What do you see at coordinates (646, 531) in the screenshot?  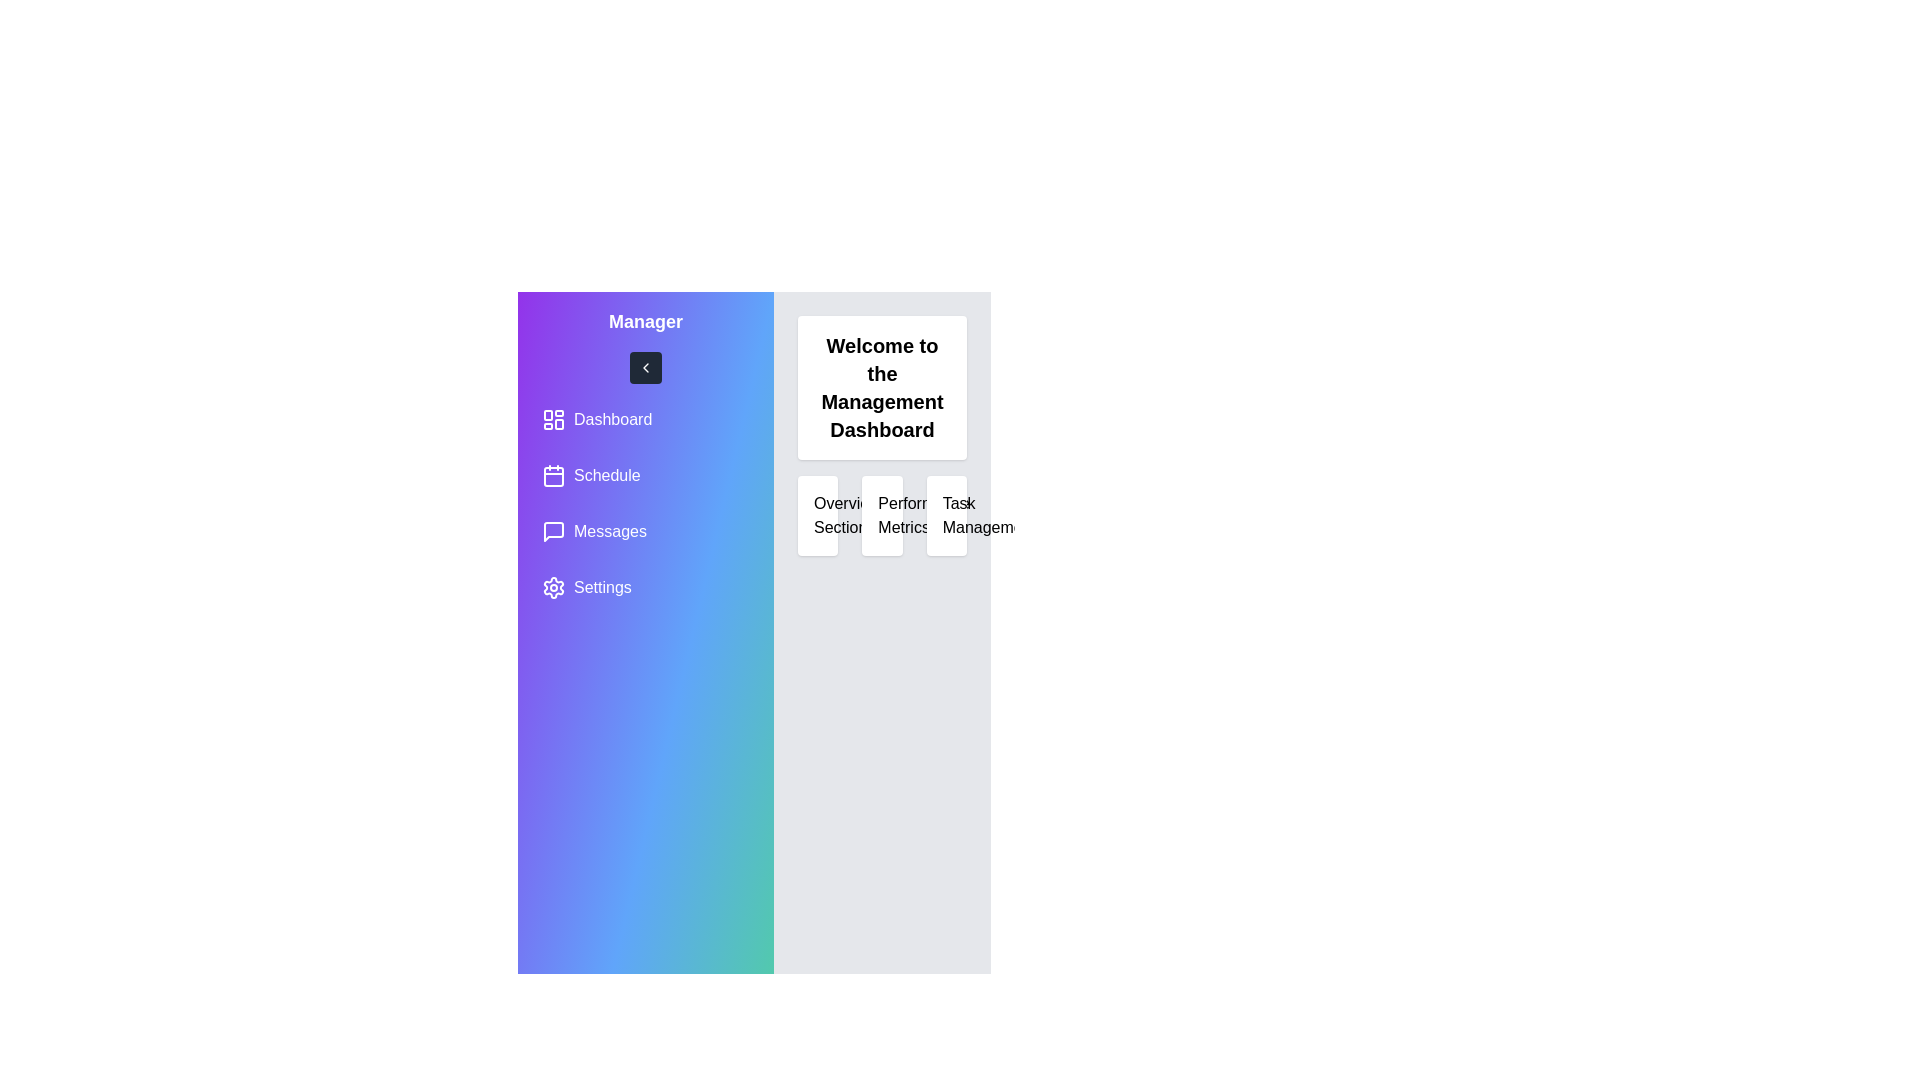 I see `the 'Messages' navigation button located in the vertical sidebar menu, which is the third item following 'Dashboard' and 'Schedule'` at bounding box center [646, 531].